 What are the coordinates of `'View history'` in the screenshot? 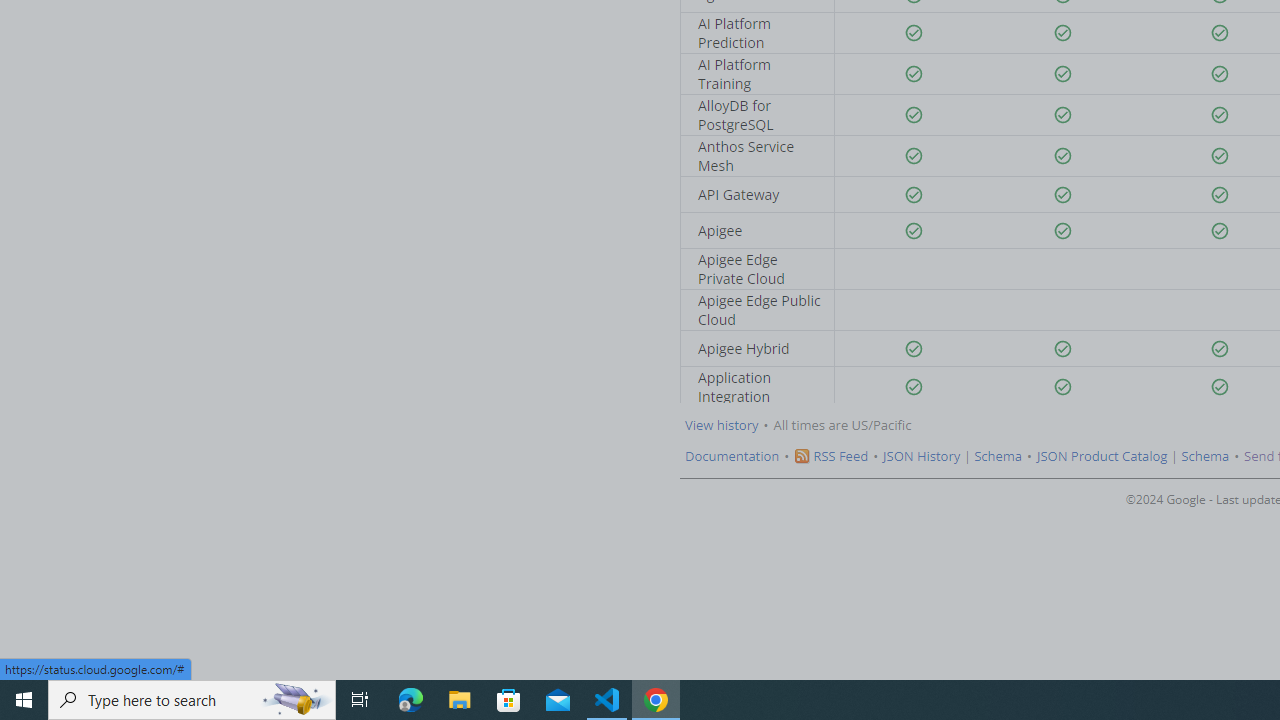 It's located at (720, 424).